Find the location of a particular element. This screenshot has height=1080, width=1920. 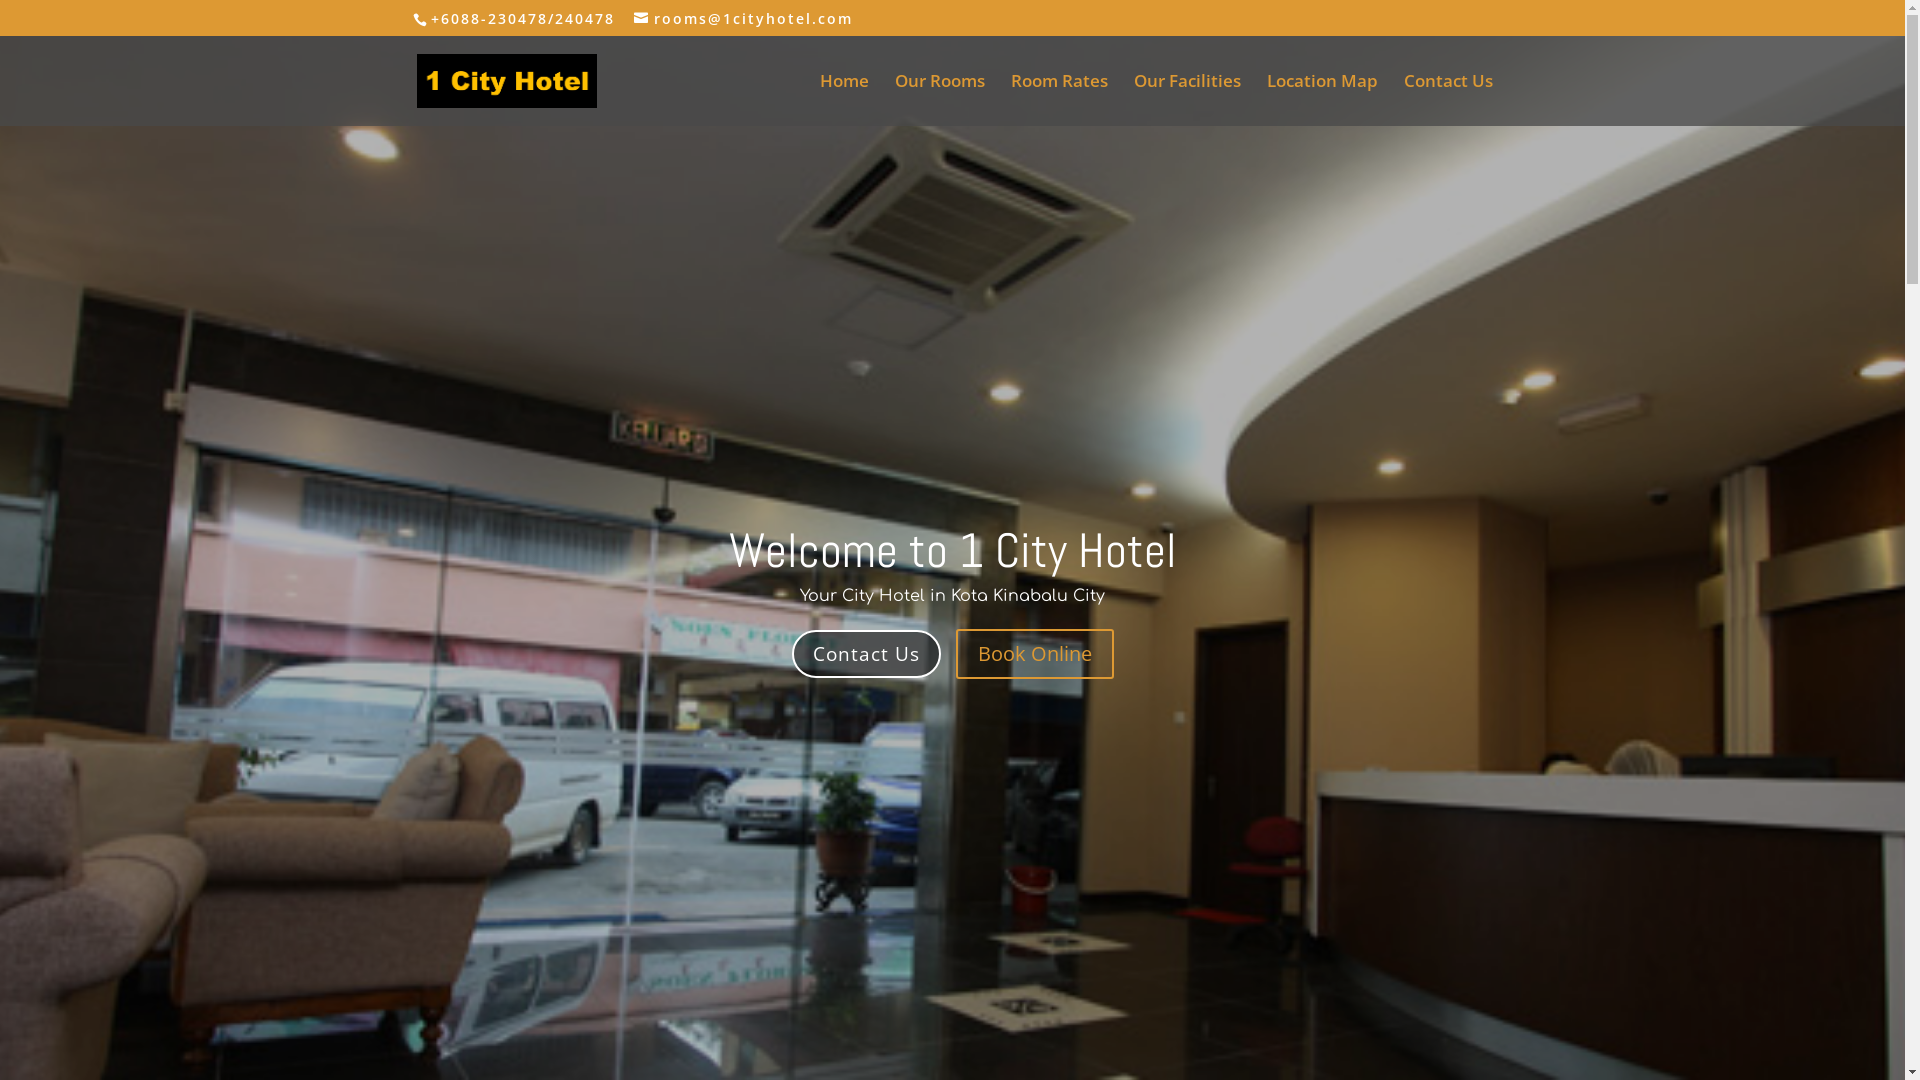

'Our Facilities' is located at coordinates (1187, 100).